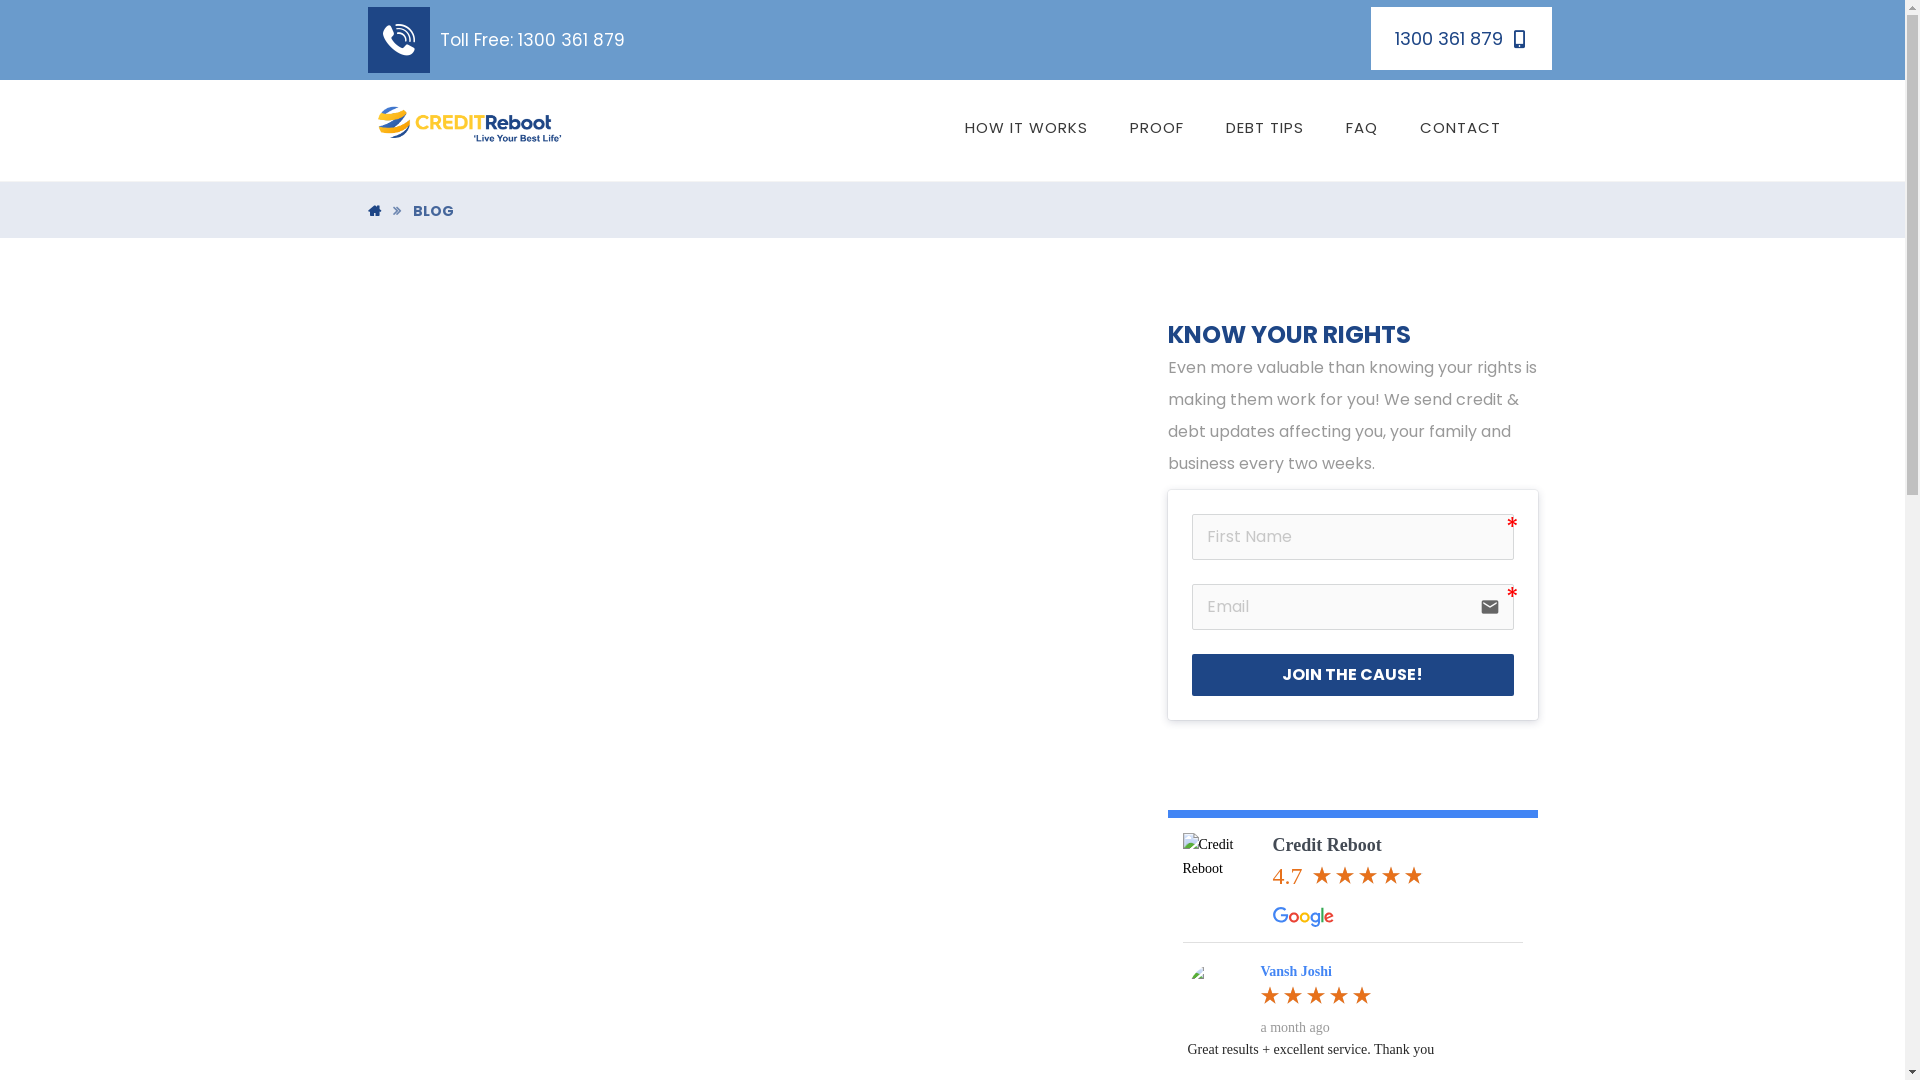 The height and width of the screenshot is (1080, 1920). Describe the element at coordinates (1217, 992) in the screenshot. I see `'Vansh Joshi'` at that location.